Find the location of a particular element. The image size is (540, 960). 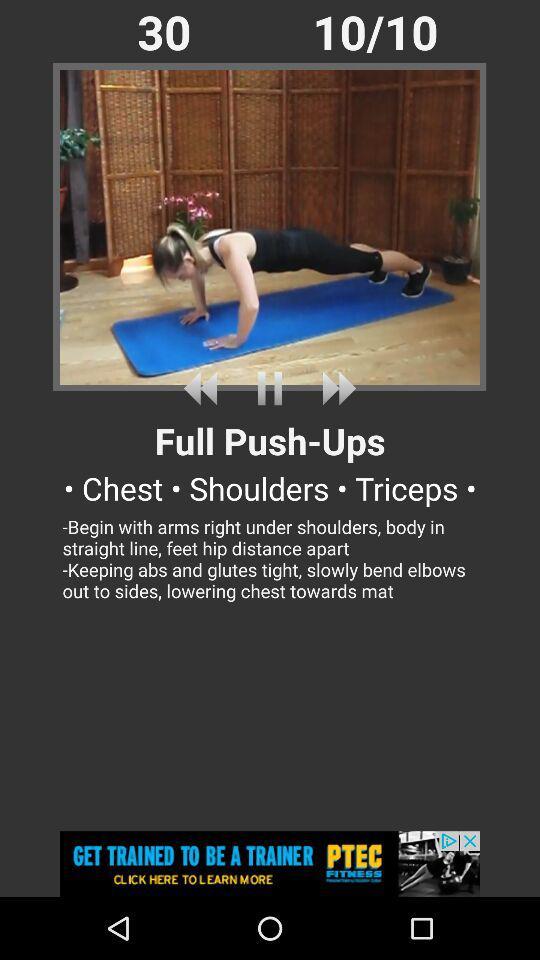

pause is located at coordinates (270, 387).